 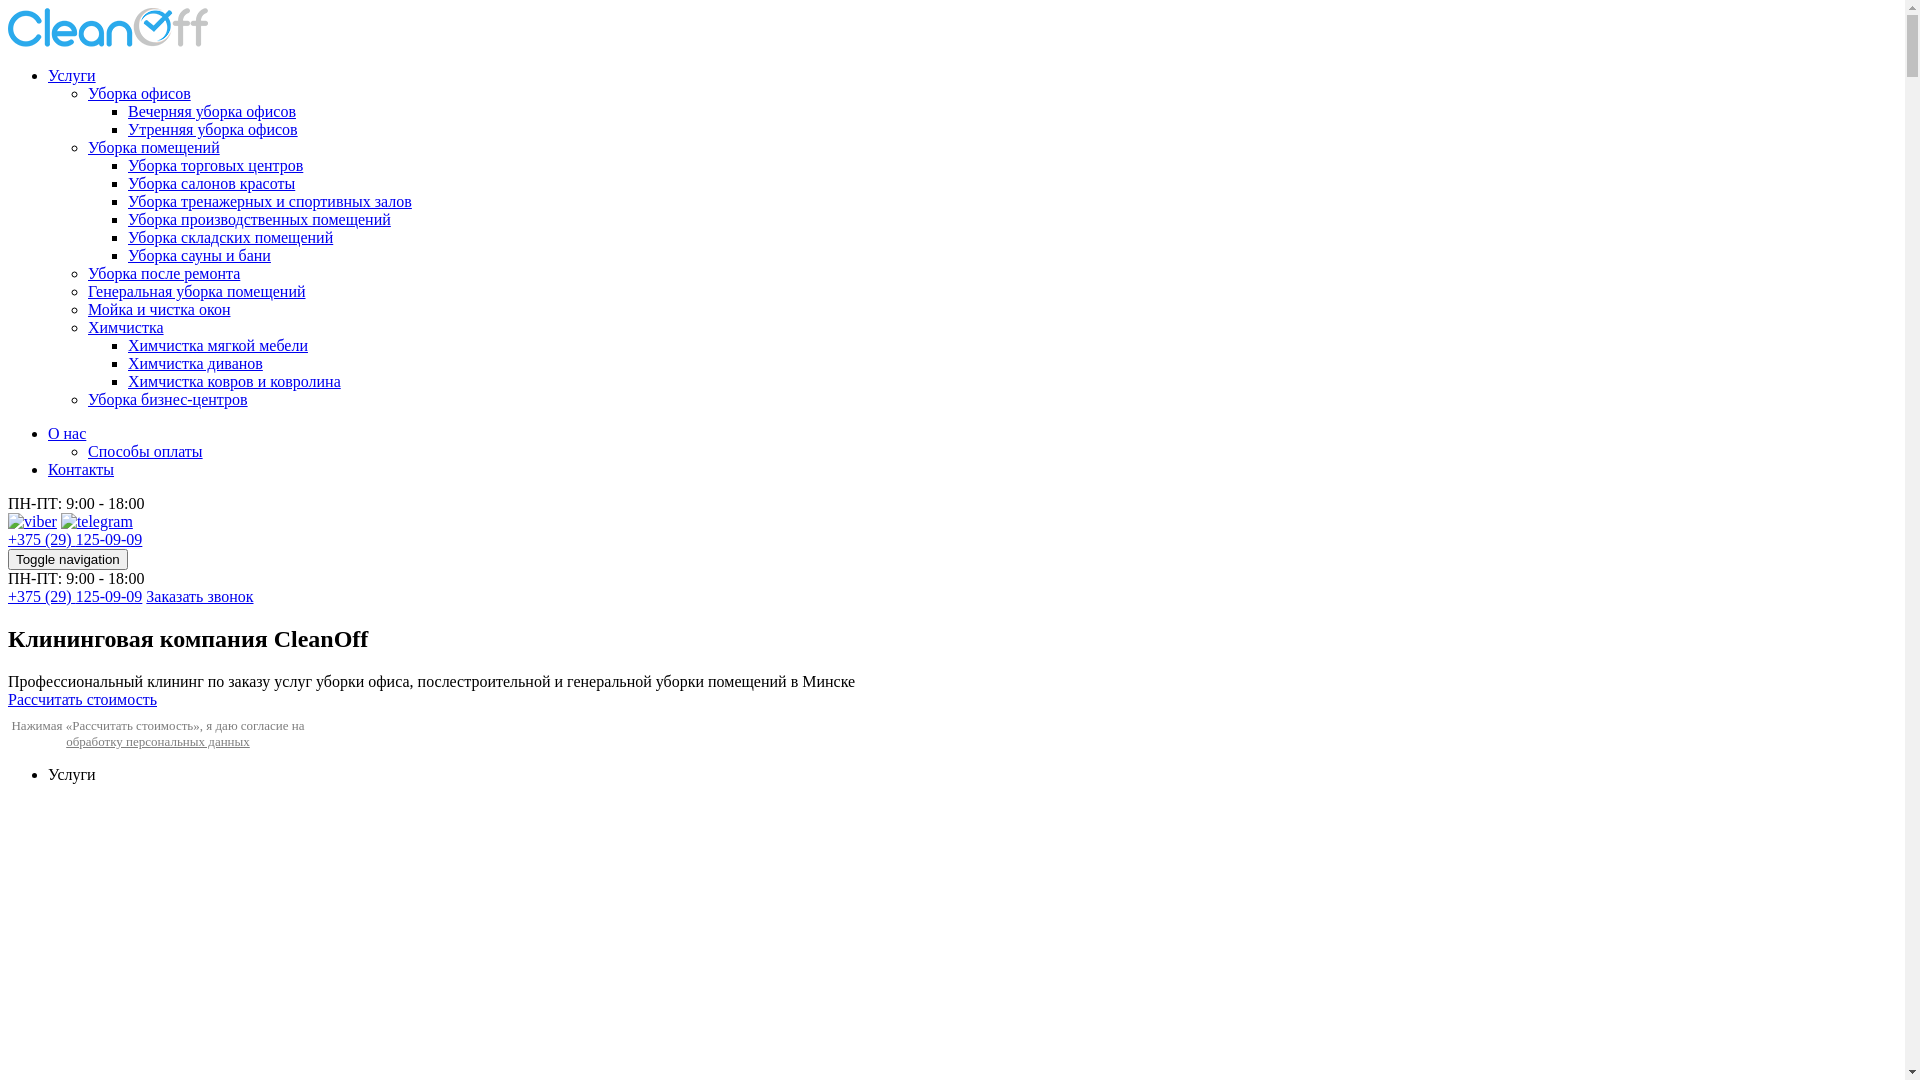 I want to click on 'Toggle navigation', so click(x=67, y=559).